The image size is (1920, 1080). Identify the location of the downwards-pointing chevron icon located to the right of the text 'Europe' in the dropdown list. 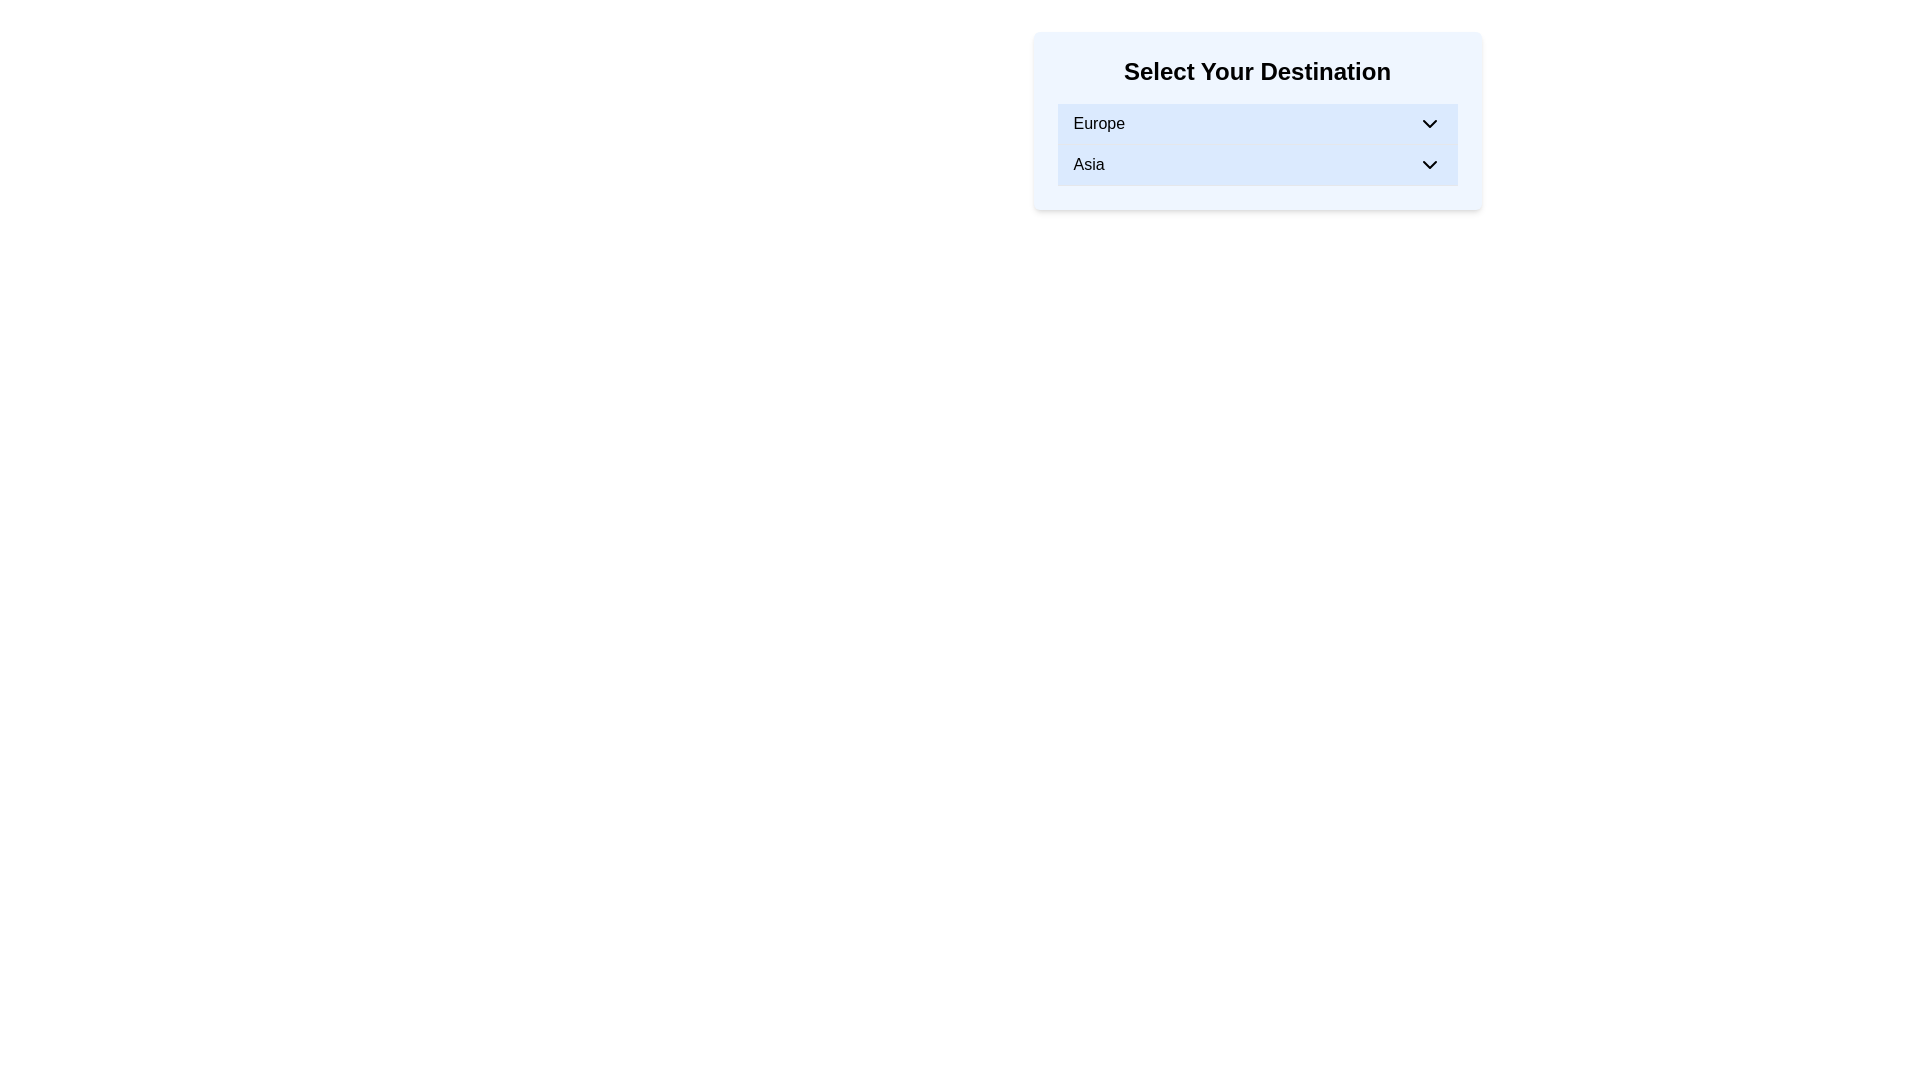
(1428, 123).